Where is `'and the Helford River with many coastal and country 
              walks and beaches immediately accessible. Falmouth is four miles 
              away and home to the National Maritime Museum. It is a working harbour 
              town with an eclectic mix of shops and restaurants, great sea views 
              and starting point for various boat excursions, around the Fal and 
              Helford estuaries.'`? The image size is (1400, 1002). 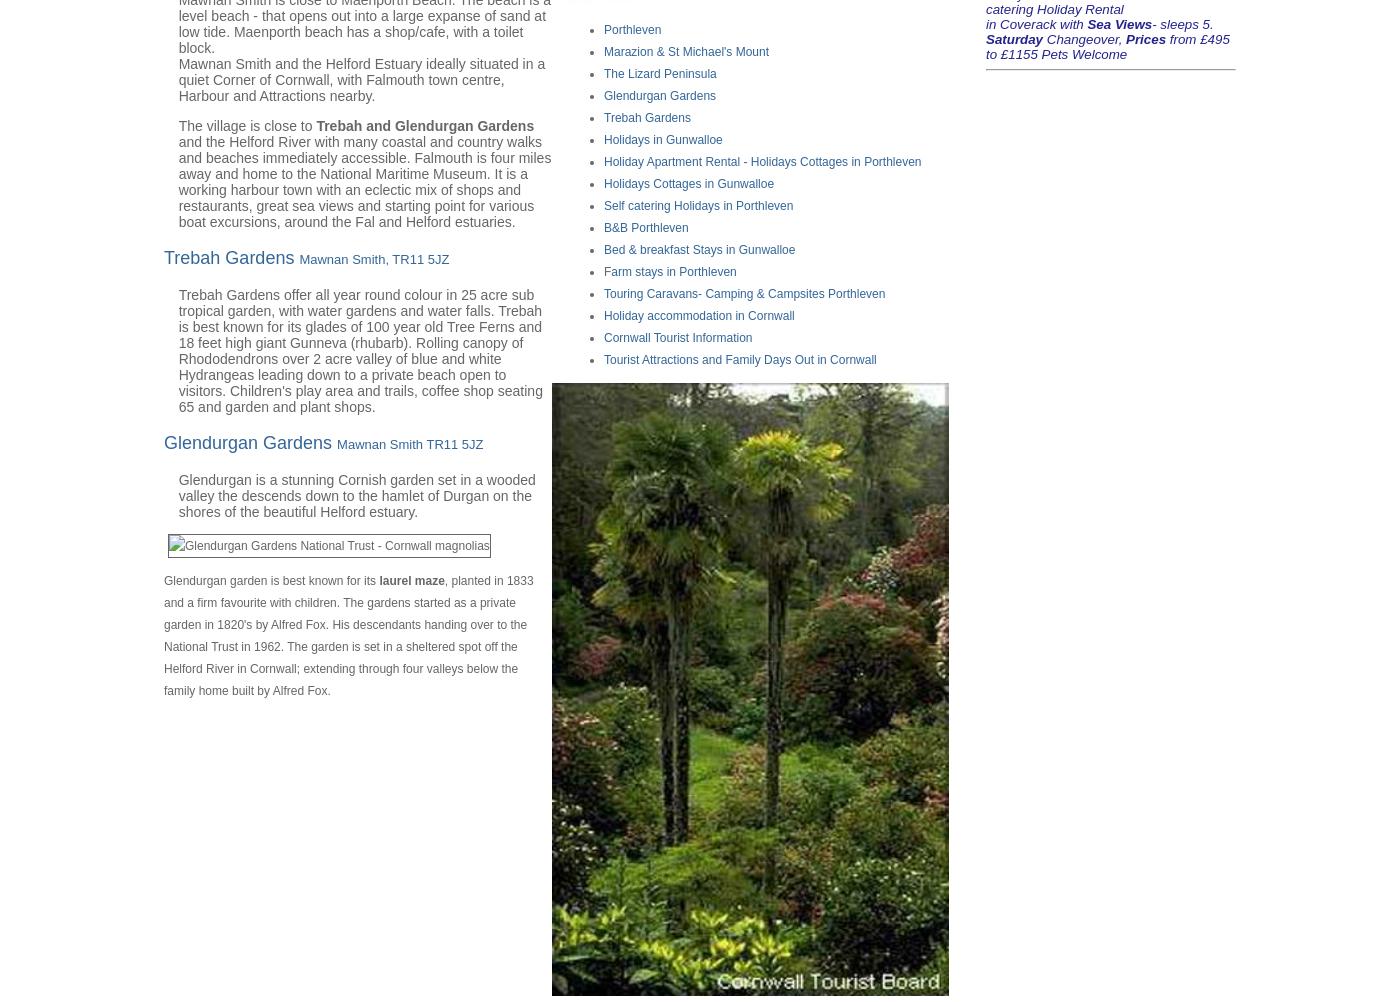
'and the Helford River with many coastal and country 
              walks and beaches immediately accessible. Falmouth is four miles 
              away and home to the National Maritime Museum. It is a working harbour 
              town with an eclectic mix of shops and restaurants, great sea views 
              and starting point for various boat excursions, around the Fal and 
              Helford estuaries.' is located at coordinates (364, 180).